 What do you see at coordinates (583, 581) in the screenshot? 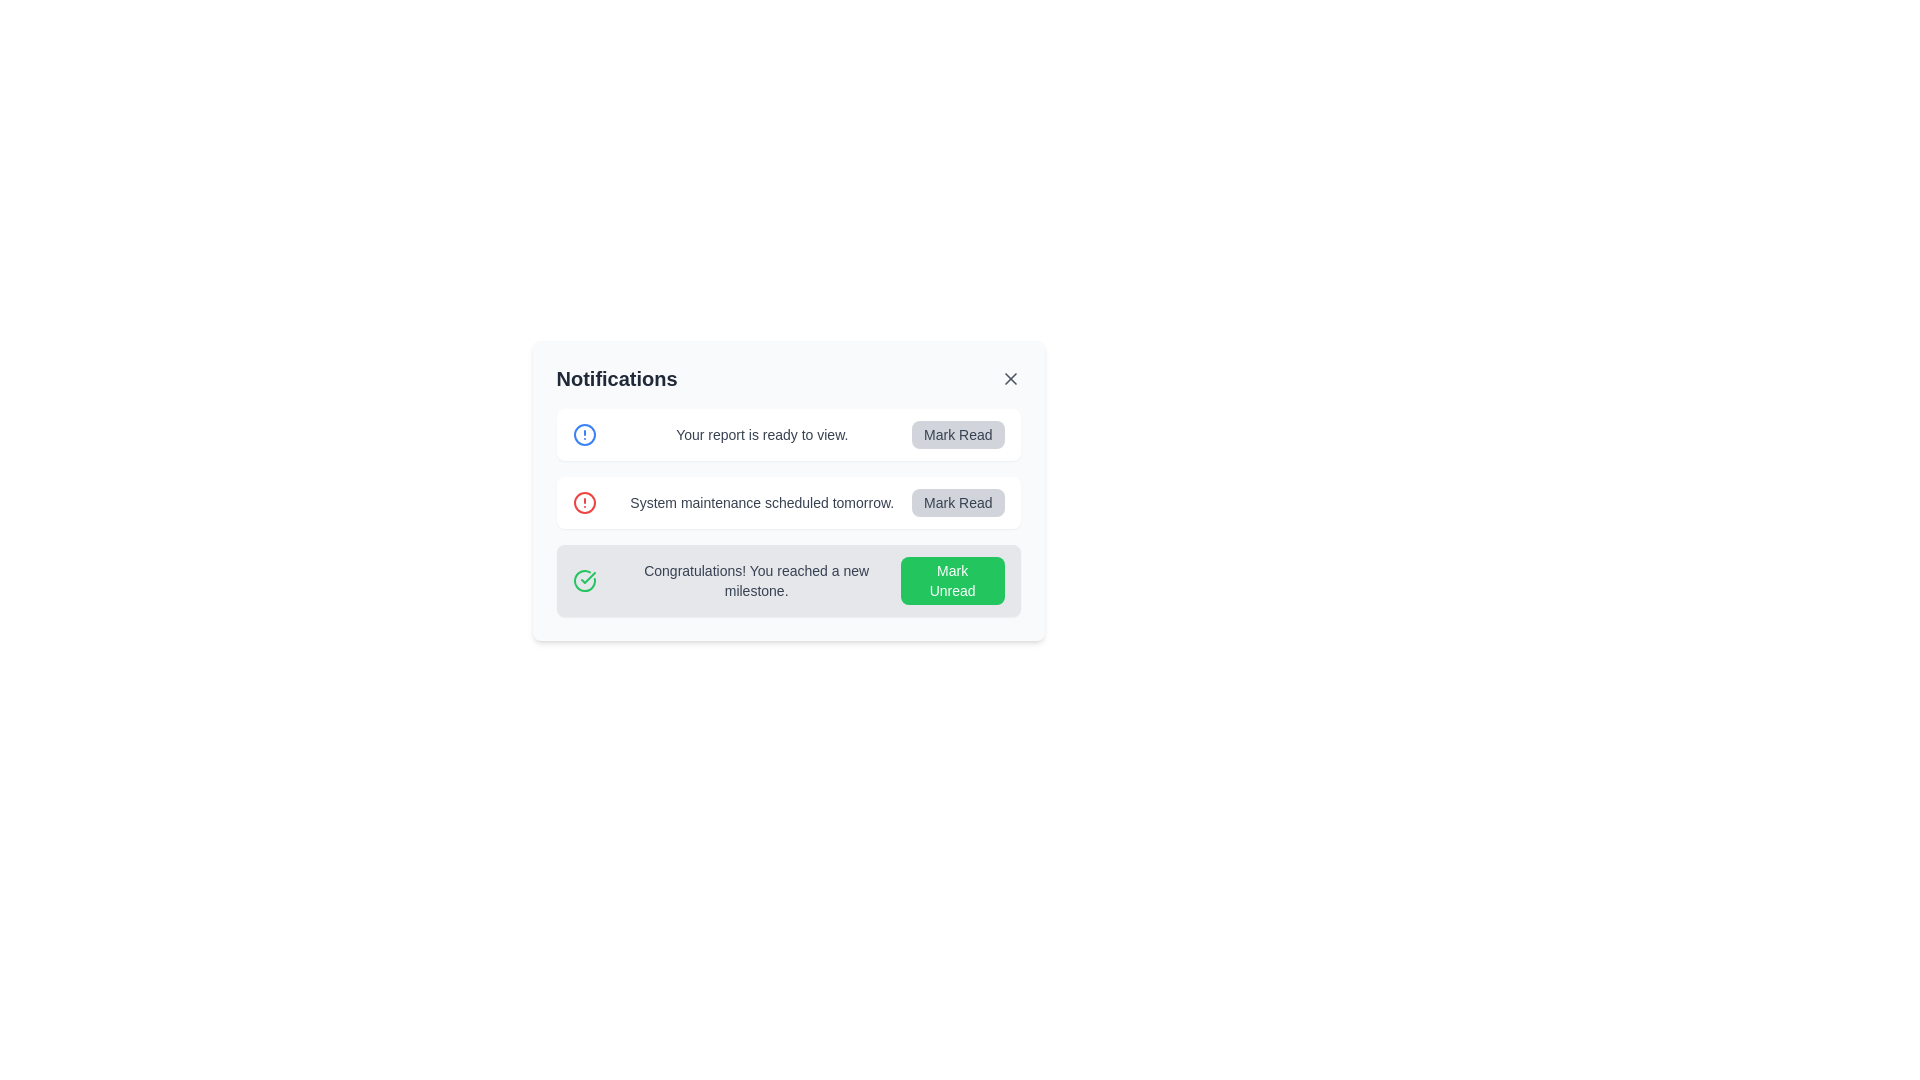
I see `the success indicator icon located on the left side of the notification that displays the message 'Congratulations! You reached a new milestone.'` at bounding box center [583, 581].